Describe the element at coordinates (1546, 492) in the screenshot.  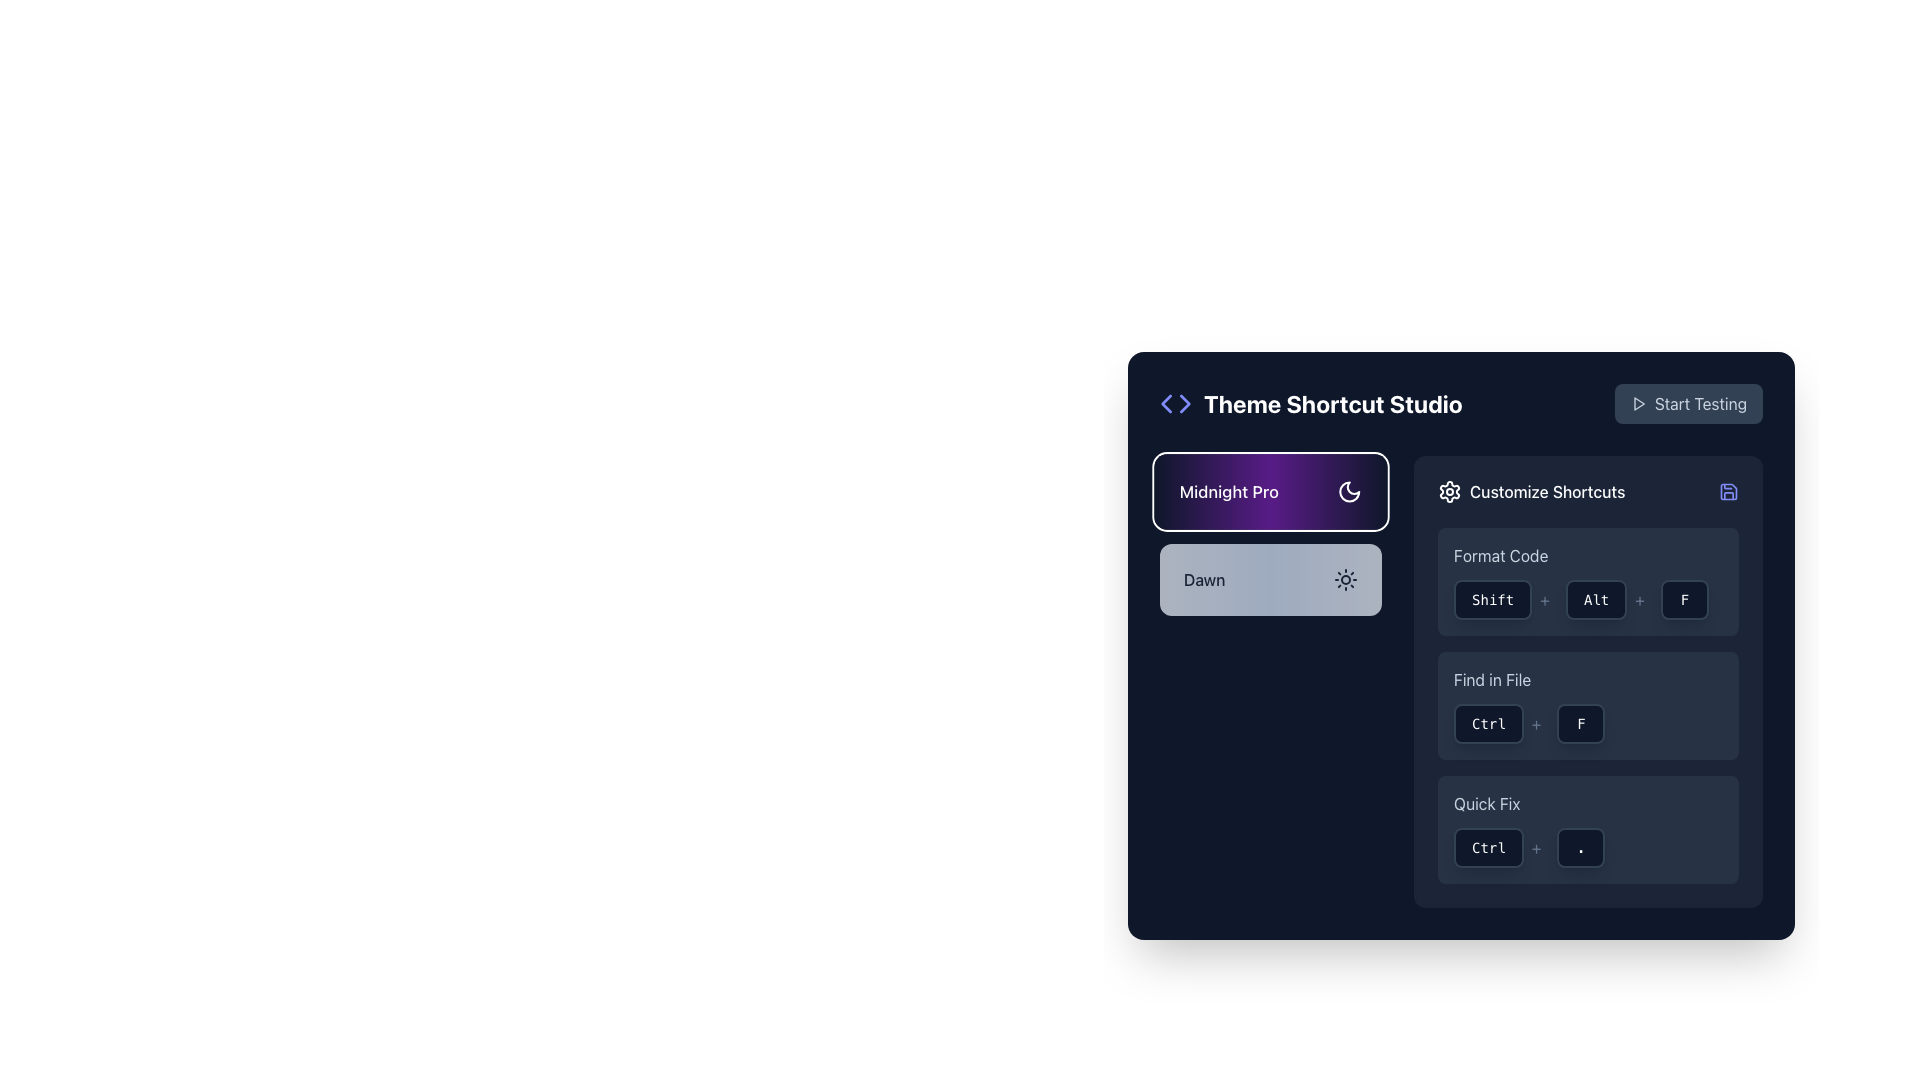
I see `the text label or link located beside the cogwheel icon in the top right section of the interface` at that location.